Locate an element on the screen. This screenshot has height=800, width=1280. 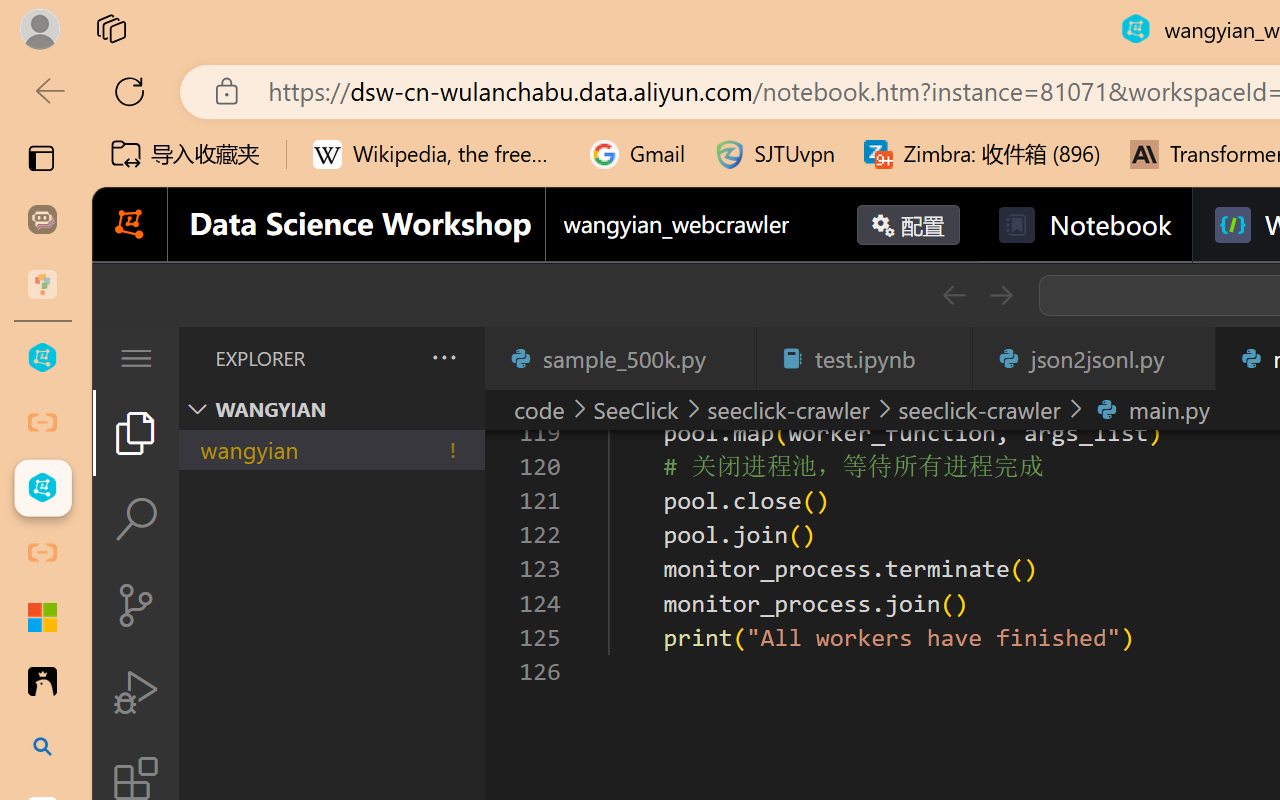
'Close (Ctrl+F4)' is located at coordinates (1188, 358).